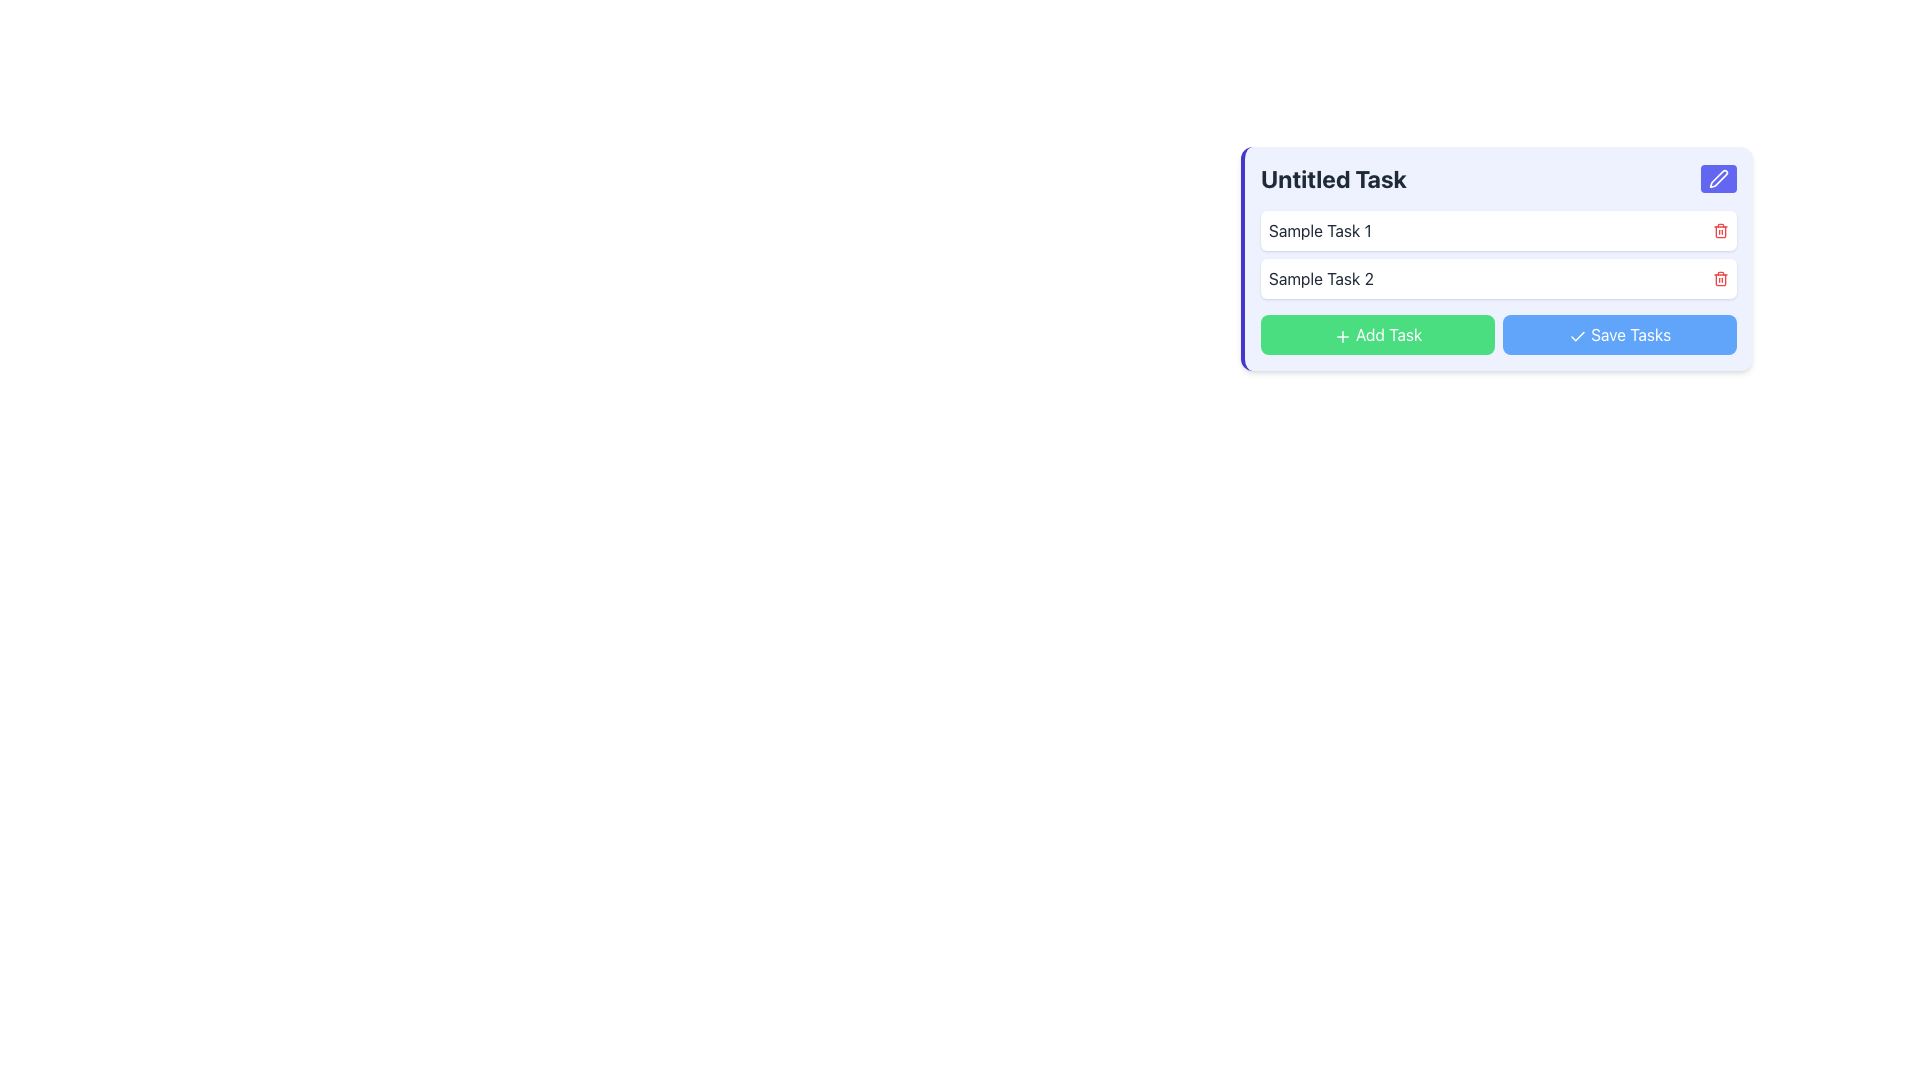 The width and height of the screenshot is (1920, 1080). What do you see at coordinates (1321, 278) in the screenshot?
I see `the static text label displaying 'Sample Task 2', which is the second task item in the visible task list interface` at bounding box center [1321, 278].